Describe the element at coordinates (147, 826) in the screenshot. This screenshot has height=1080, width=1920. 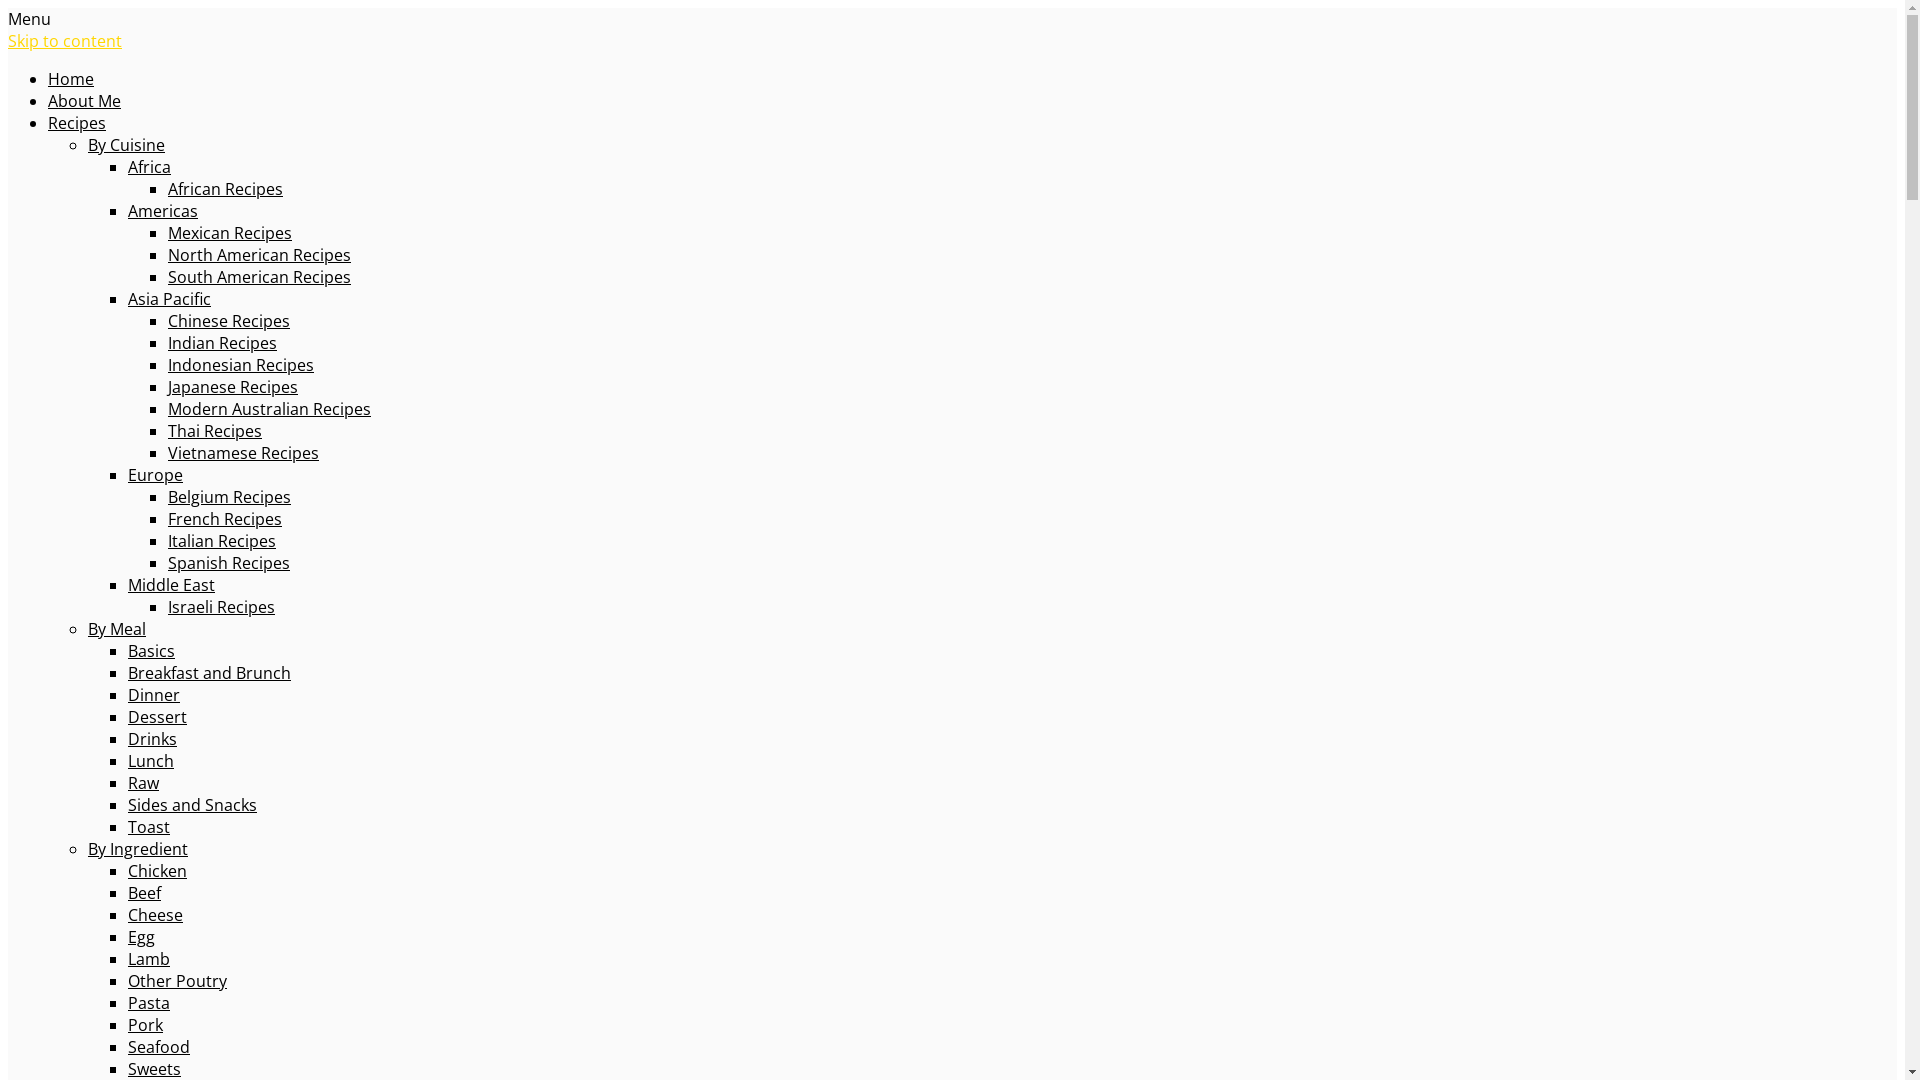
I see `'Toast'` at that location.